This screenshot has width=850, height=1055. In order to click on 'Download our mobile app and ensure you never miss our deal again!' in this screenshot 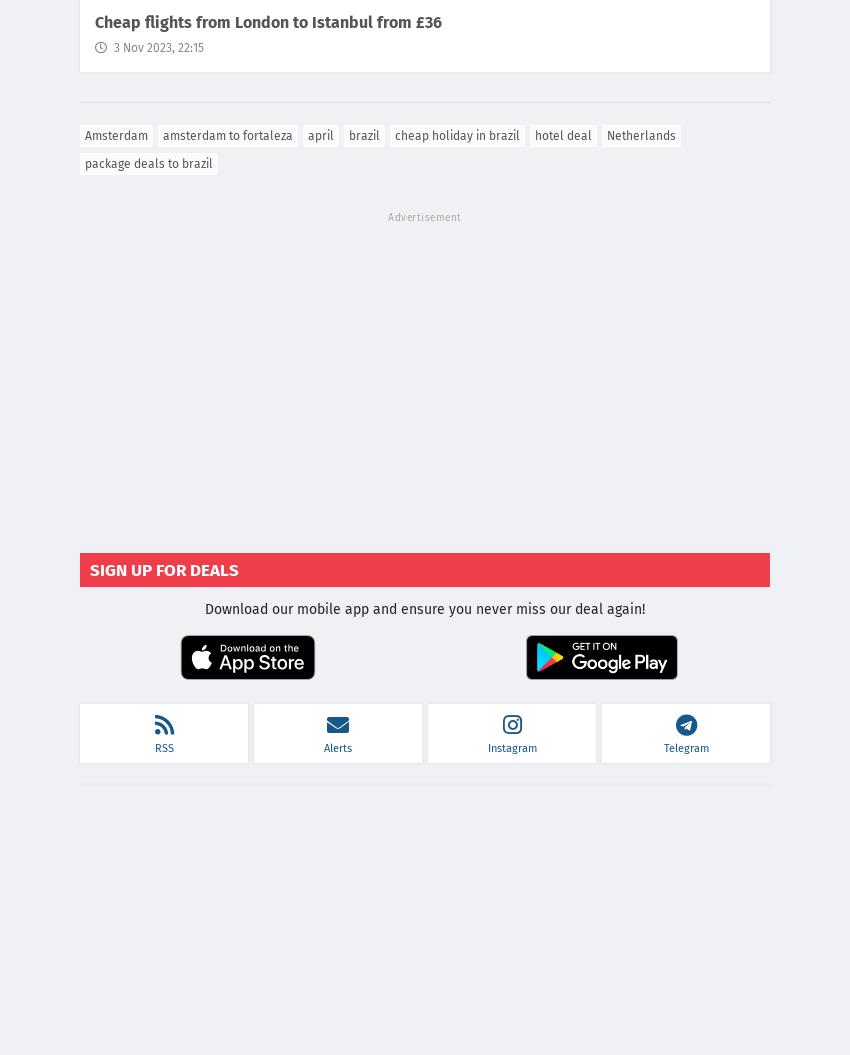, I will do `click(204, 609)`.